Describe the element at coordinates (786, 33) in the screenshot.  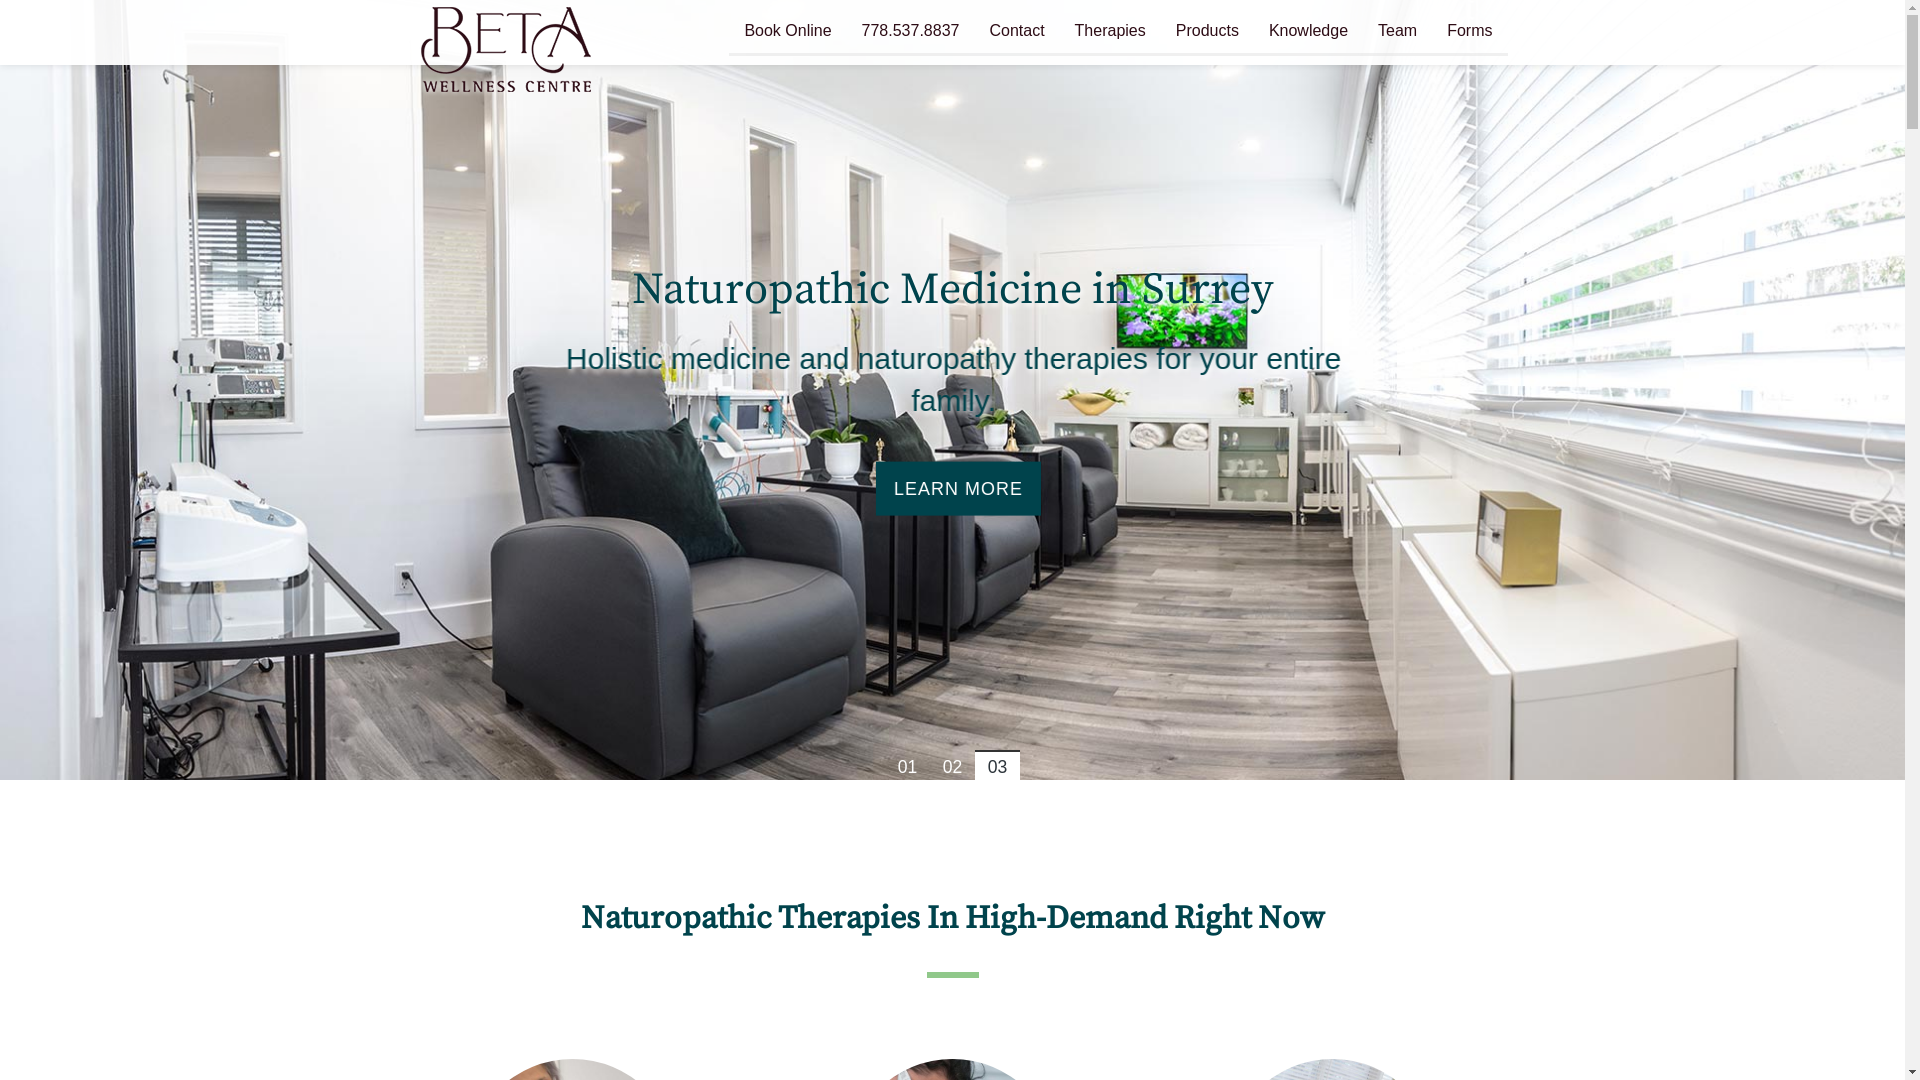
I see `'Book Online'` at that location.